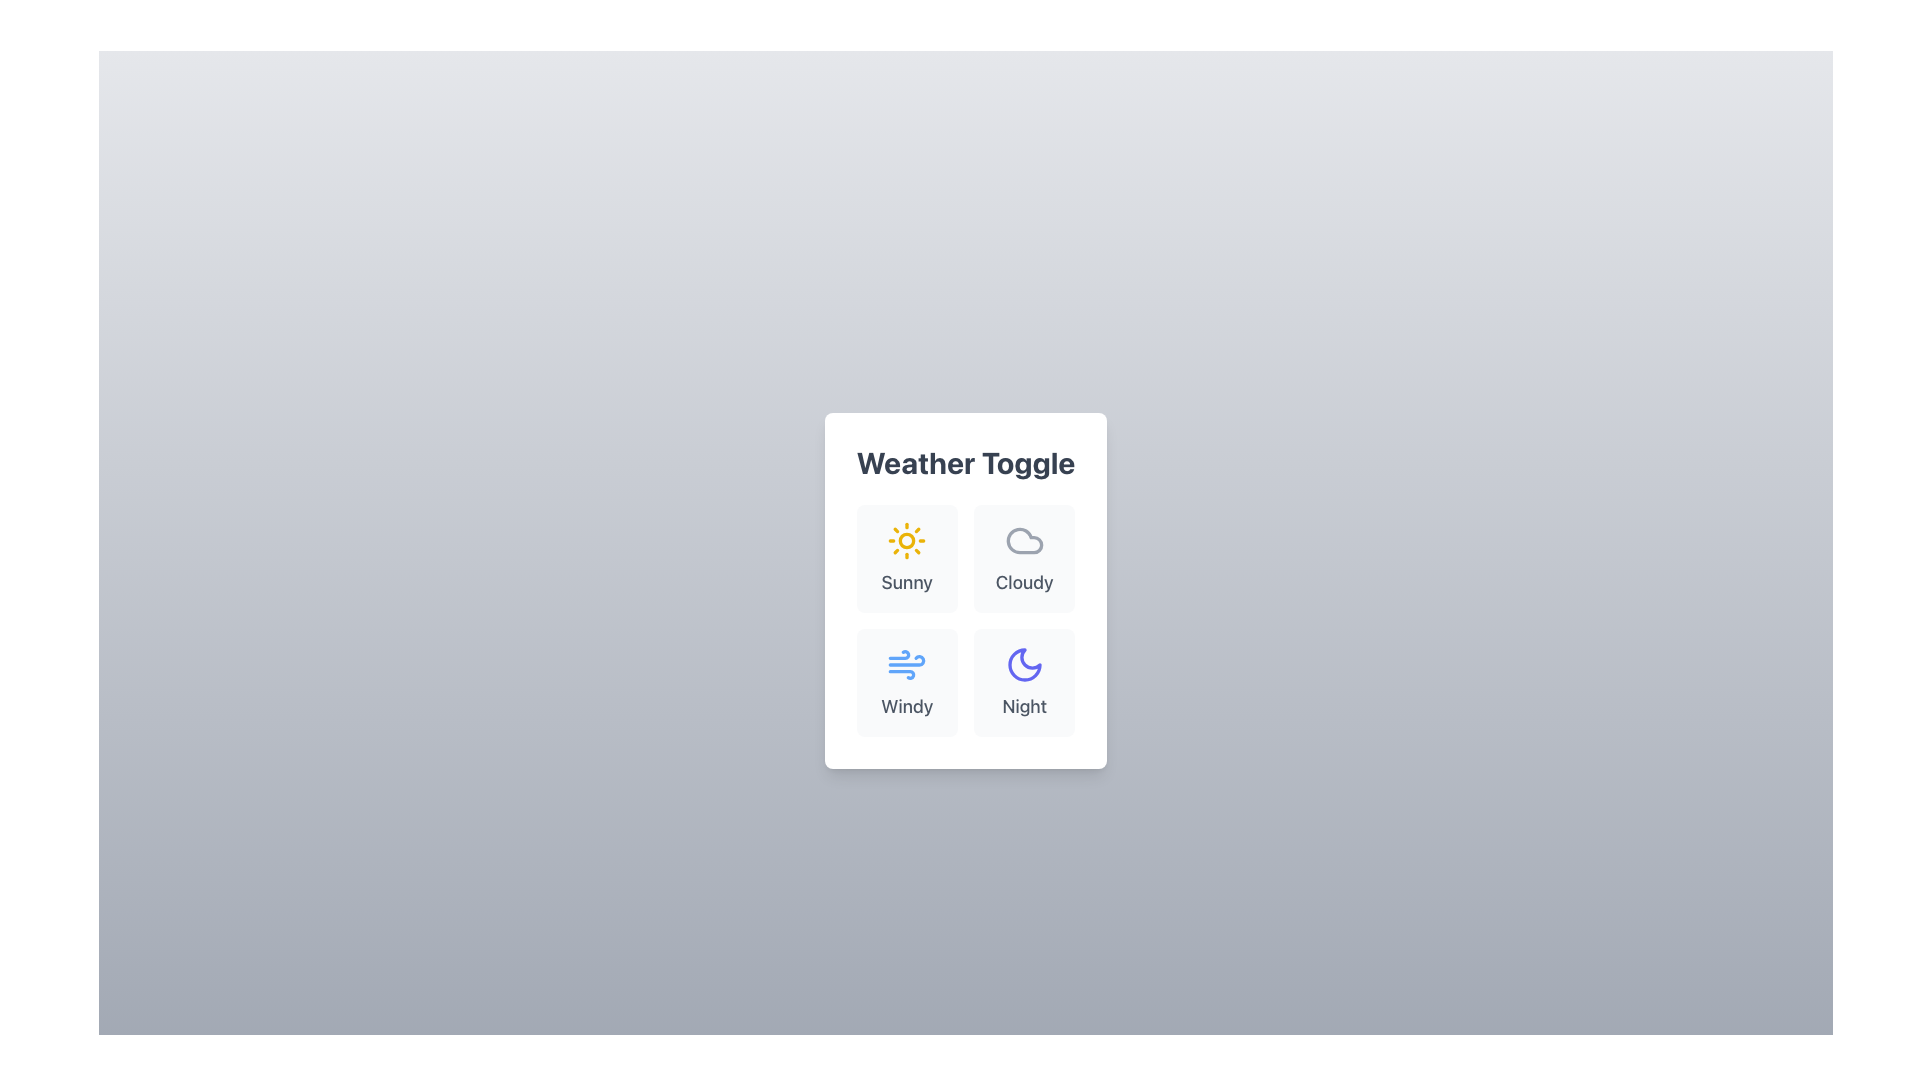 The height and width of the screenshot is (1080, 1920). Describe the element at coordinates (906, 540) in the screenshot. I see `the small circular shape, which is the 'Sunny' option in the weather toggle interface, centered within a larger sun-like illustration` at that location.